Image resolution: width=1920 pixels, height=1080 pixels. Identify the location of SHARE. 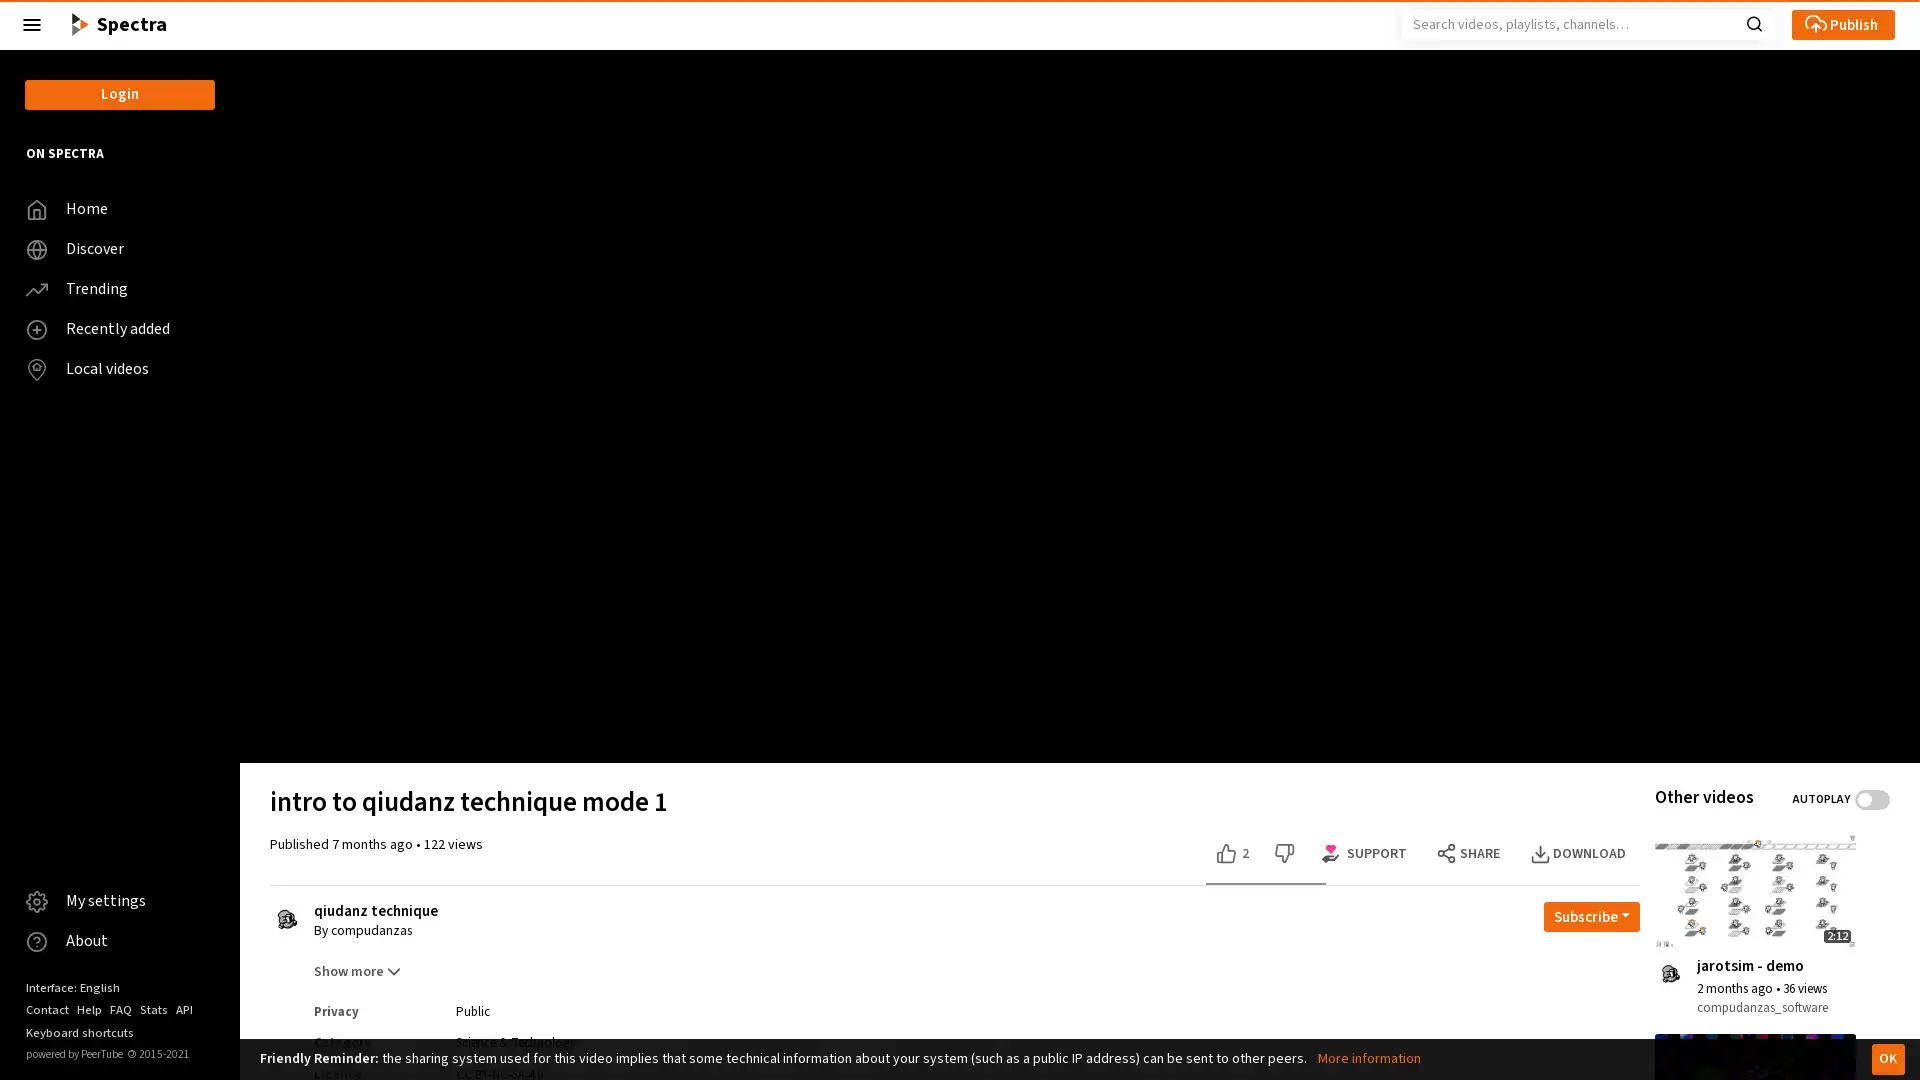
(1469, 853).